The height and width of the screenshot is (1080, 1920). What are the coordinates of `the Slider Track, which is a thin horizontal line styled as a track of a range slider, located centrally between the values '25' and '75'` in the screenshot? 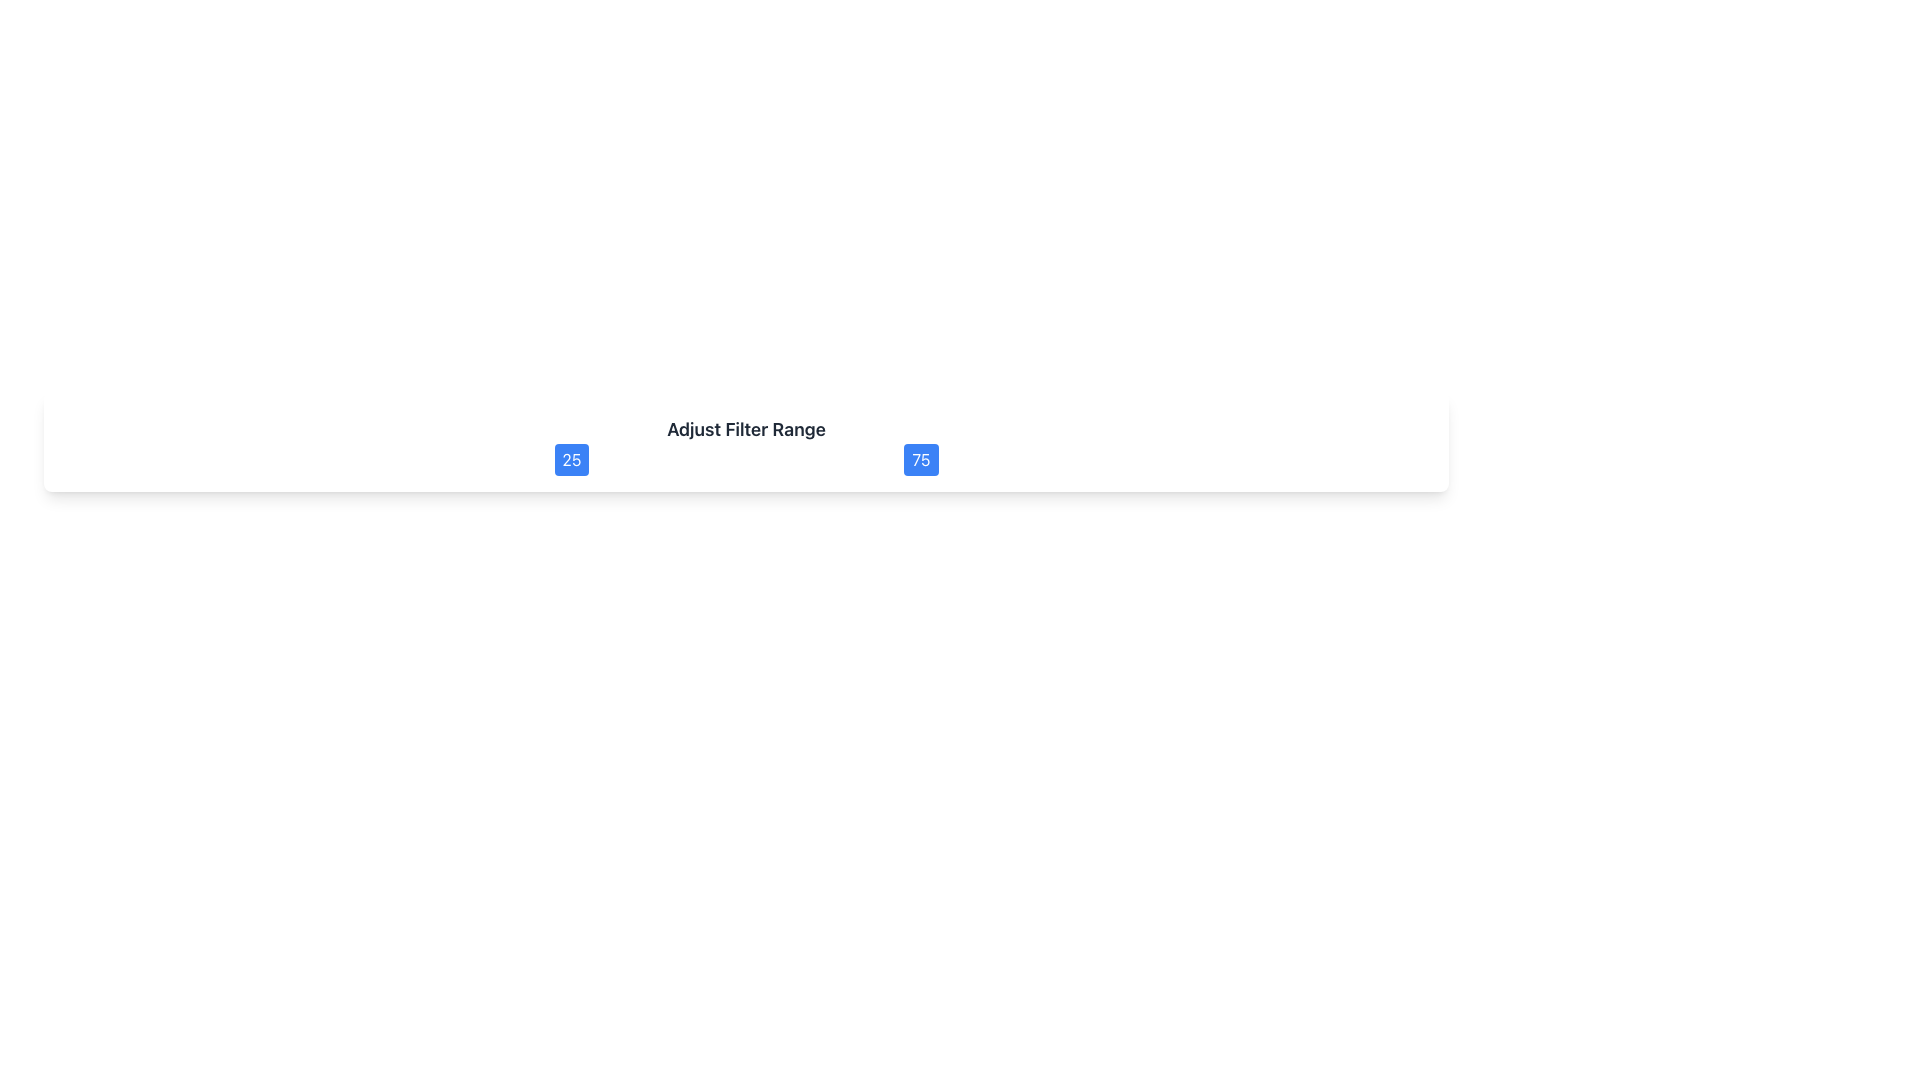 It's located at (811, 470).